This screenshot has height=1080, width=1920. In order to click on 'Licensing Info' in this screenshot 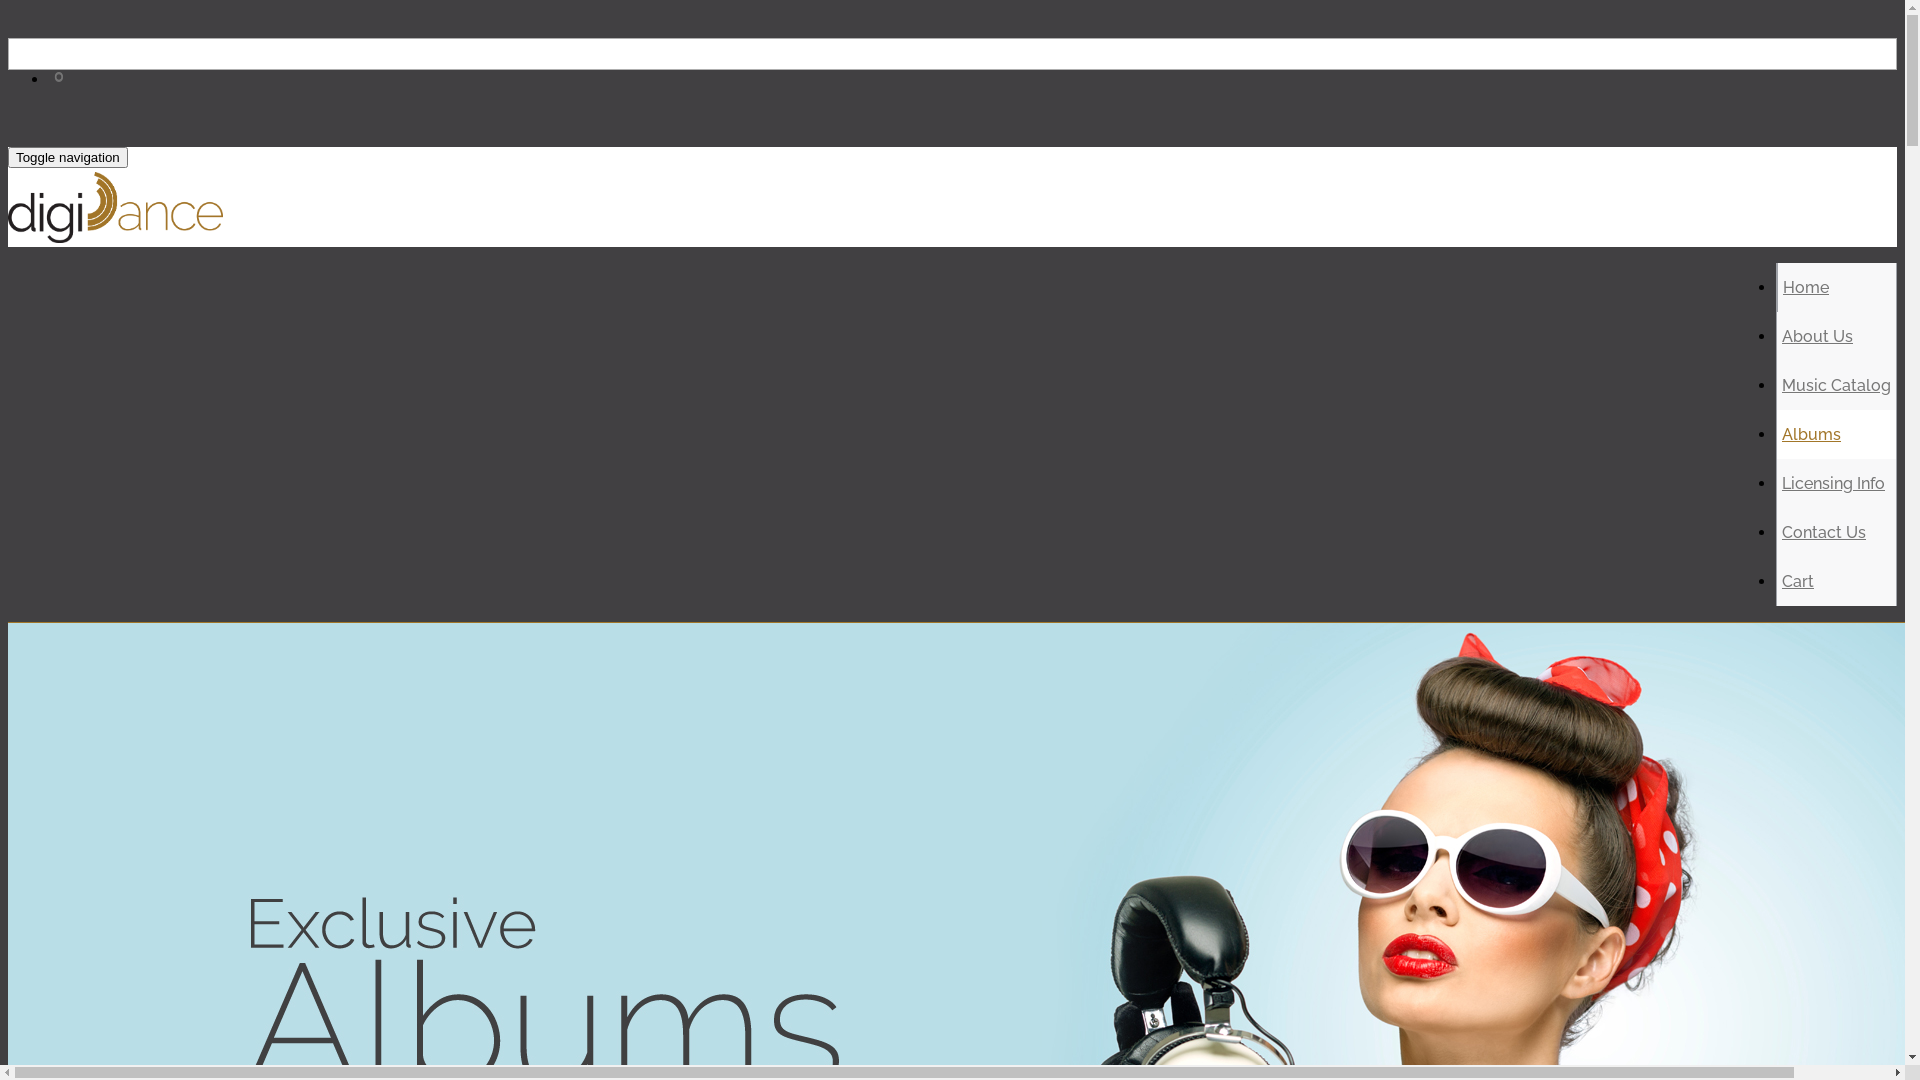, I will do `click(1833, 483)`.